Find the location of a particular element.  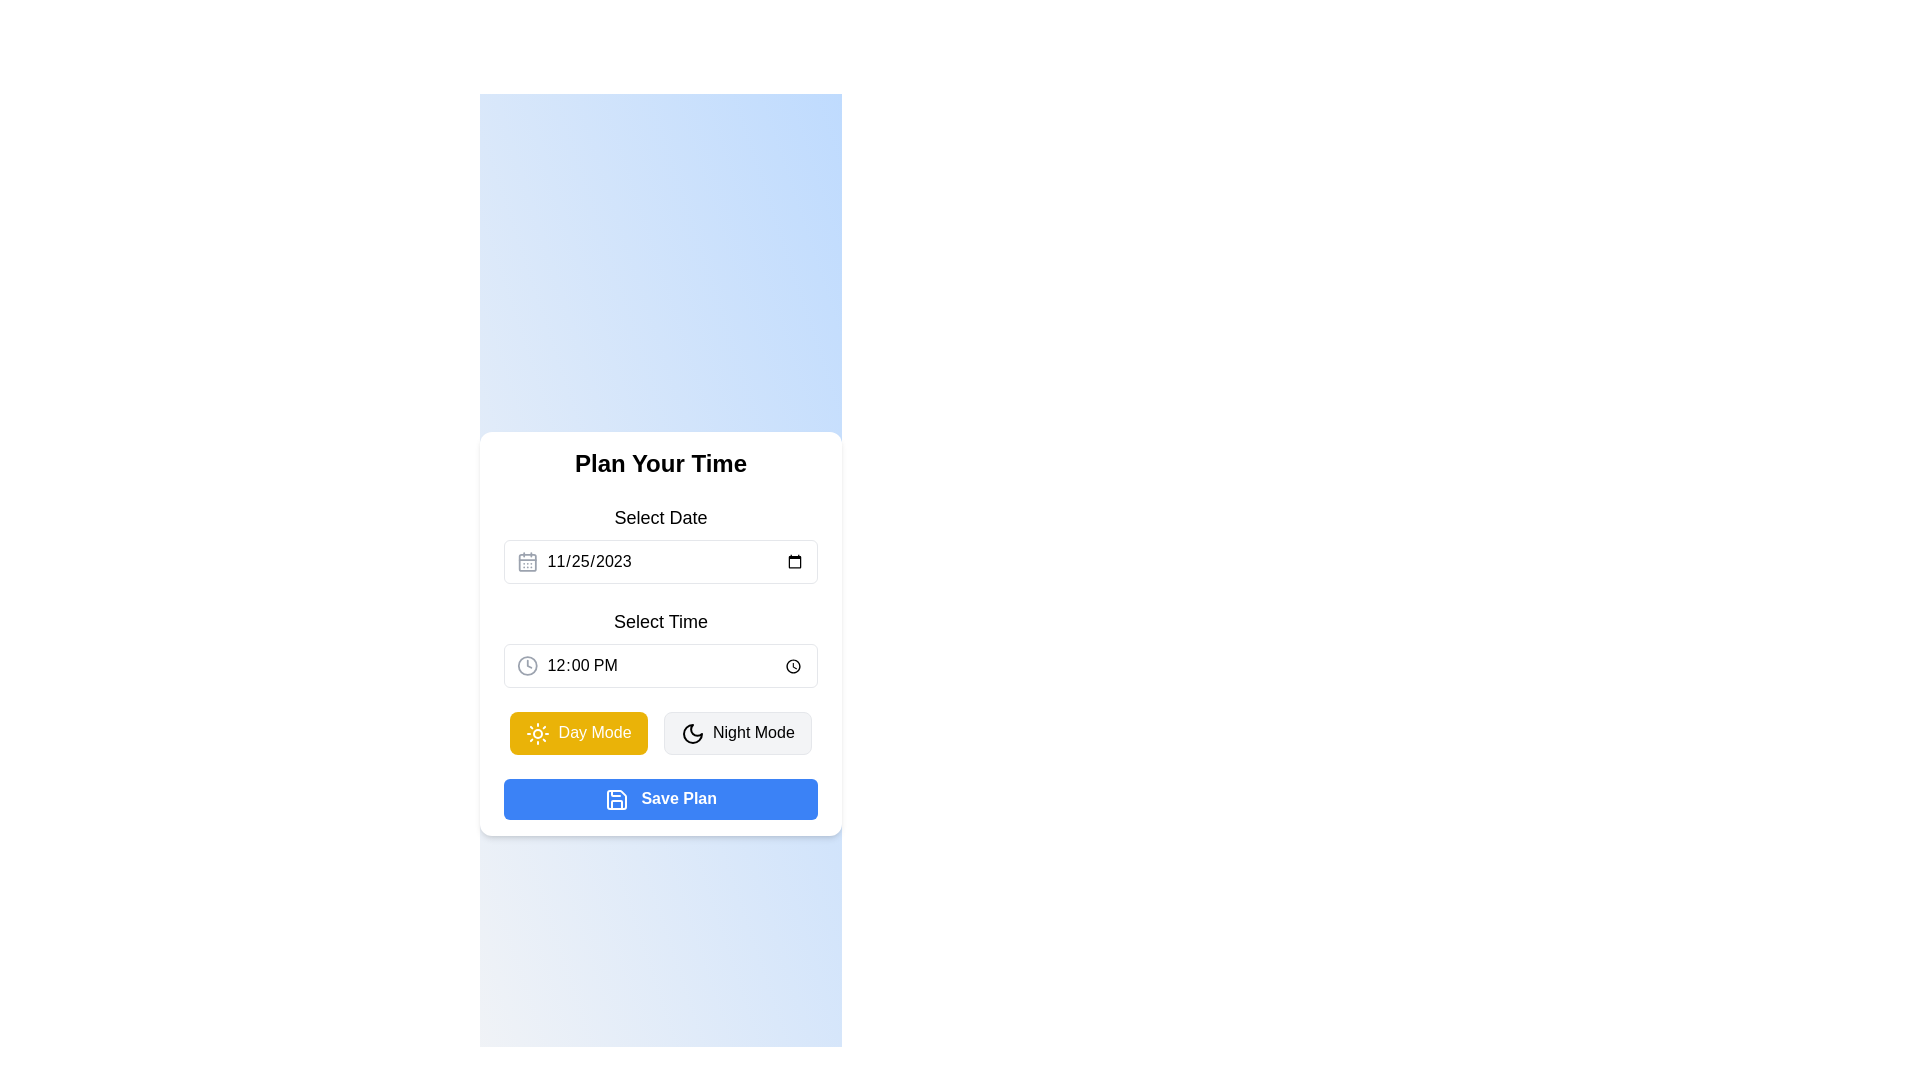

the decorative icon located to the left of the 'Save Plan' button at the bottom of the layout is located at coordinates (615, 798).